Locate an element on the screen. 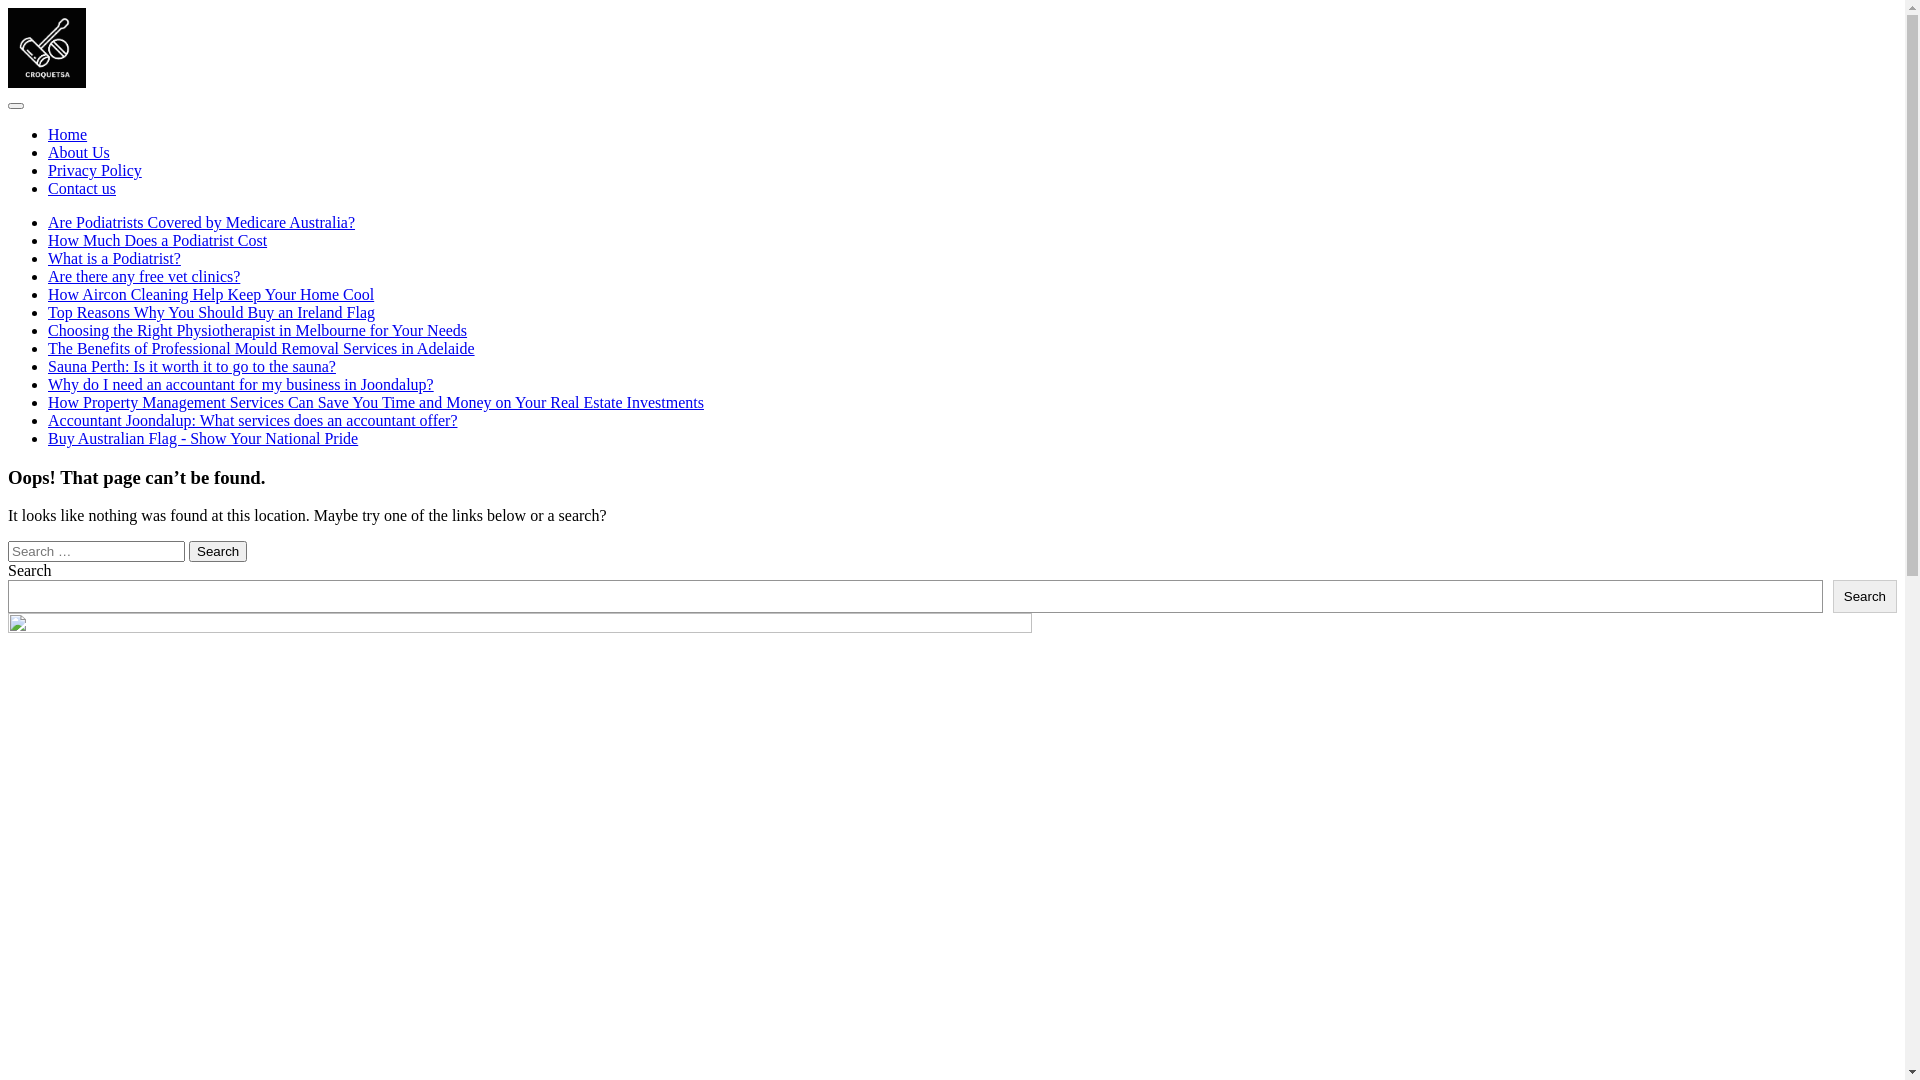 The height and width of the screenshot is (1080, 1920). 'About Us' is located at coordinates (78, 151).